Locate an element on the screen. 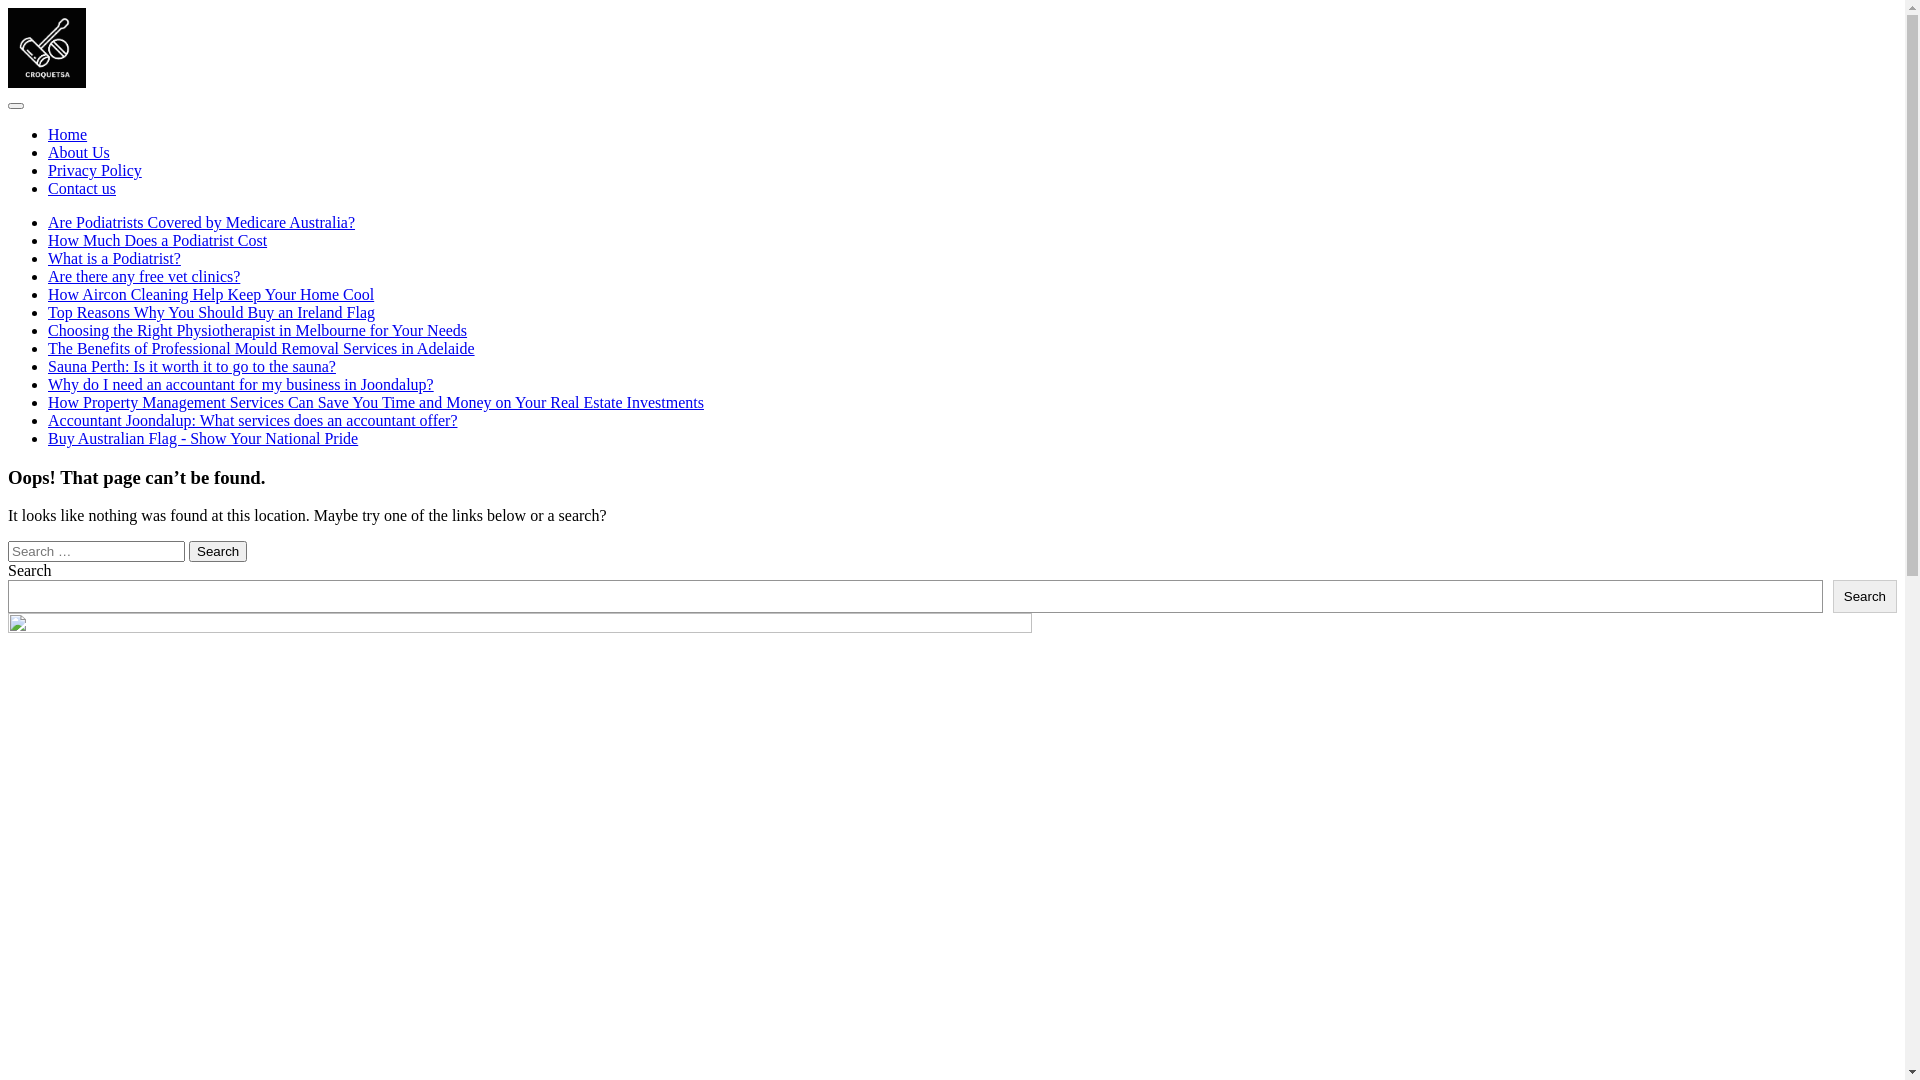 The height and width of the screenshot is (1080, 1920). 'About Us' is located at coordinates (78, 151).